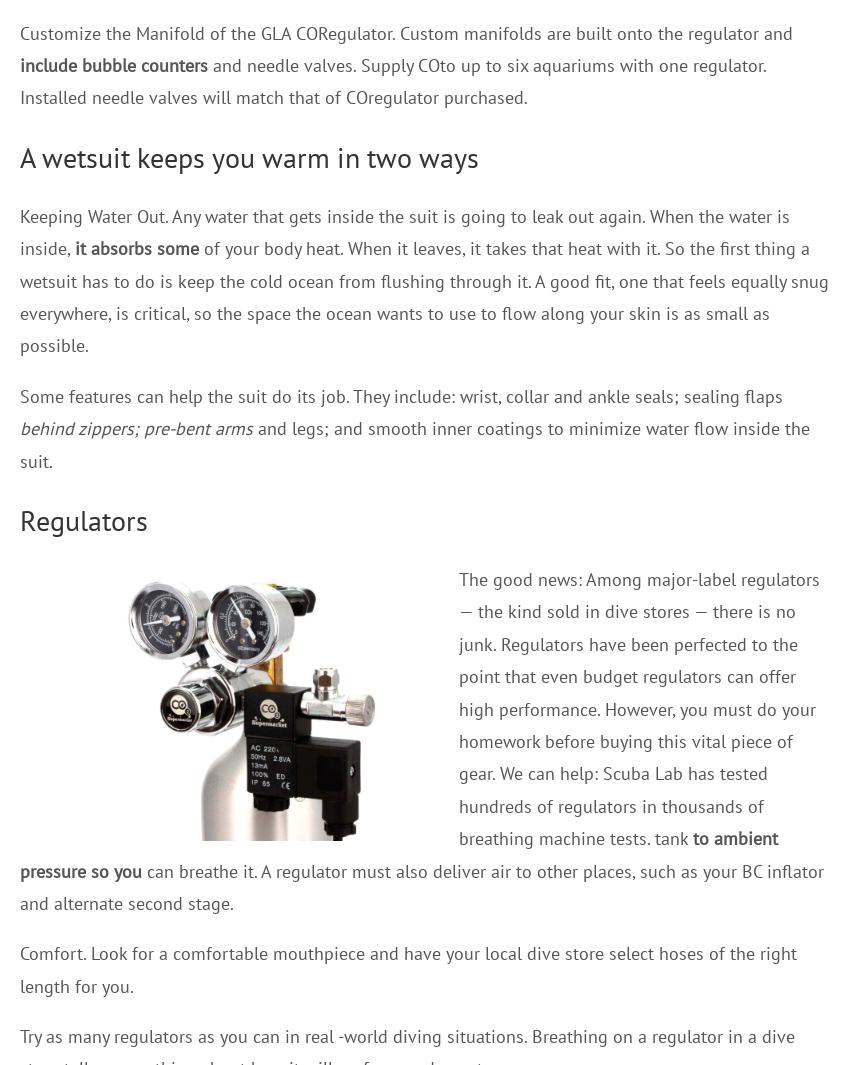  I want to click on 'and legs; and smooth inner coatings to minimize water flow inside the suit.', so click(414, 443).